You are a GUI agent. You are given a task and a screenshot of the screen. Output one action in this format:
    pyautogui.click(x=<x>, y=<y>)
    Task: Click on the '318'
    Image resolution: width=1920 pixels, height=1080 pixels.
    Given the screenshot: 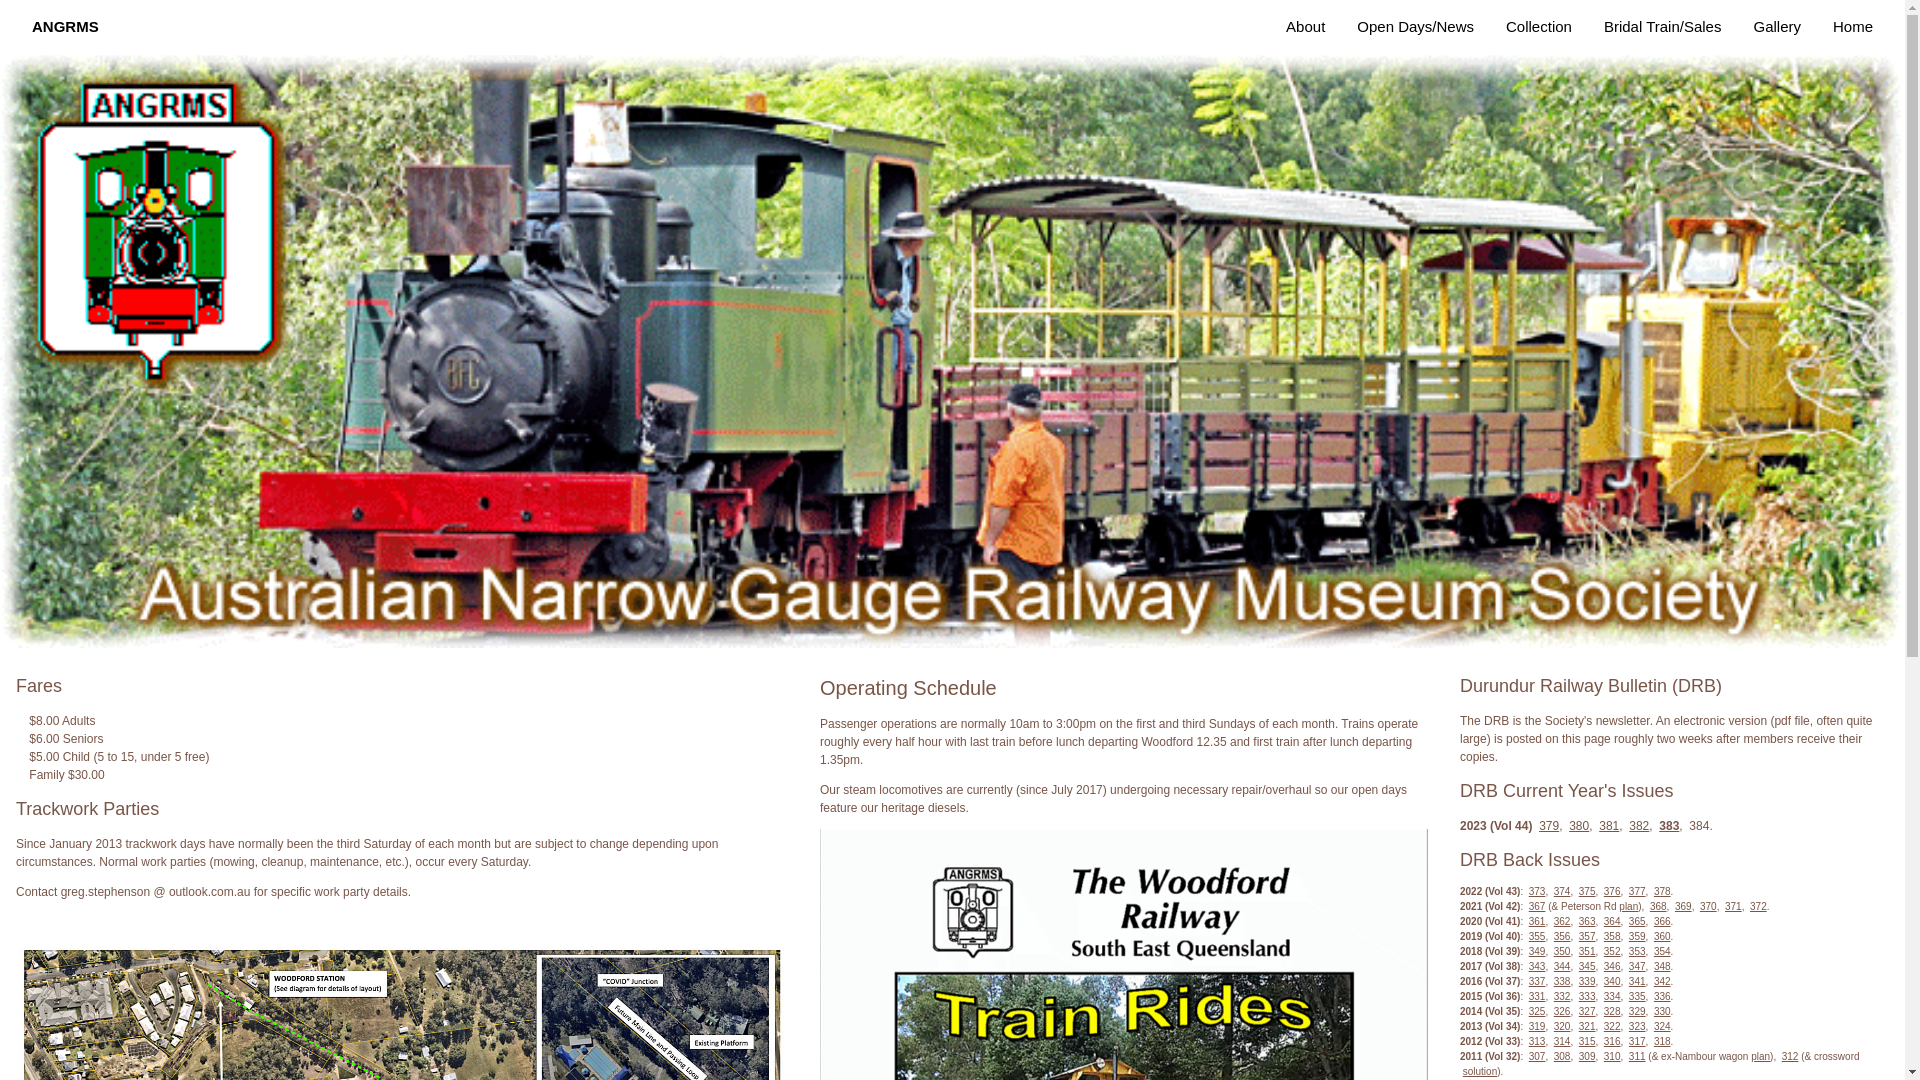 What is the action you would take?
    pyautogui.click(x=1654, y=1040)
    